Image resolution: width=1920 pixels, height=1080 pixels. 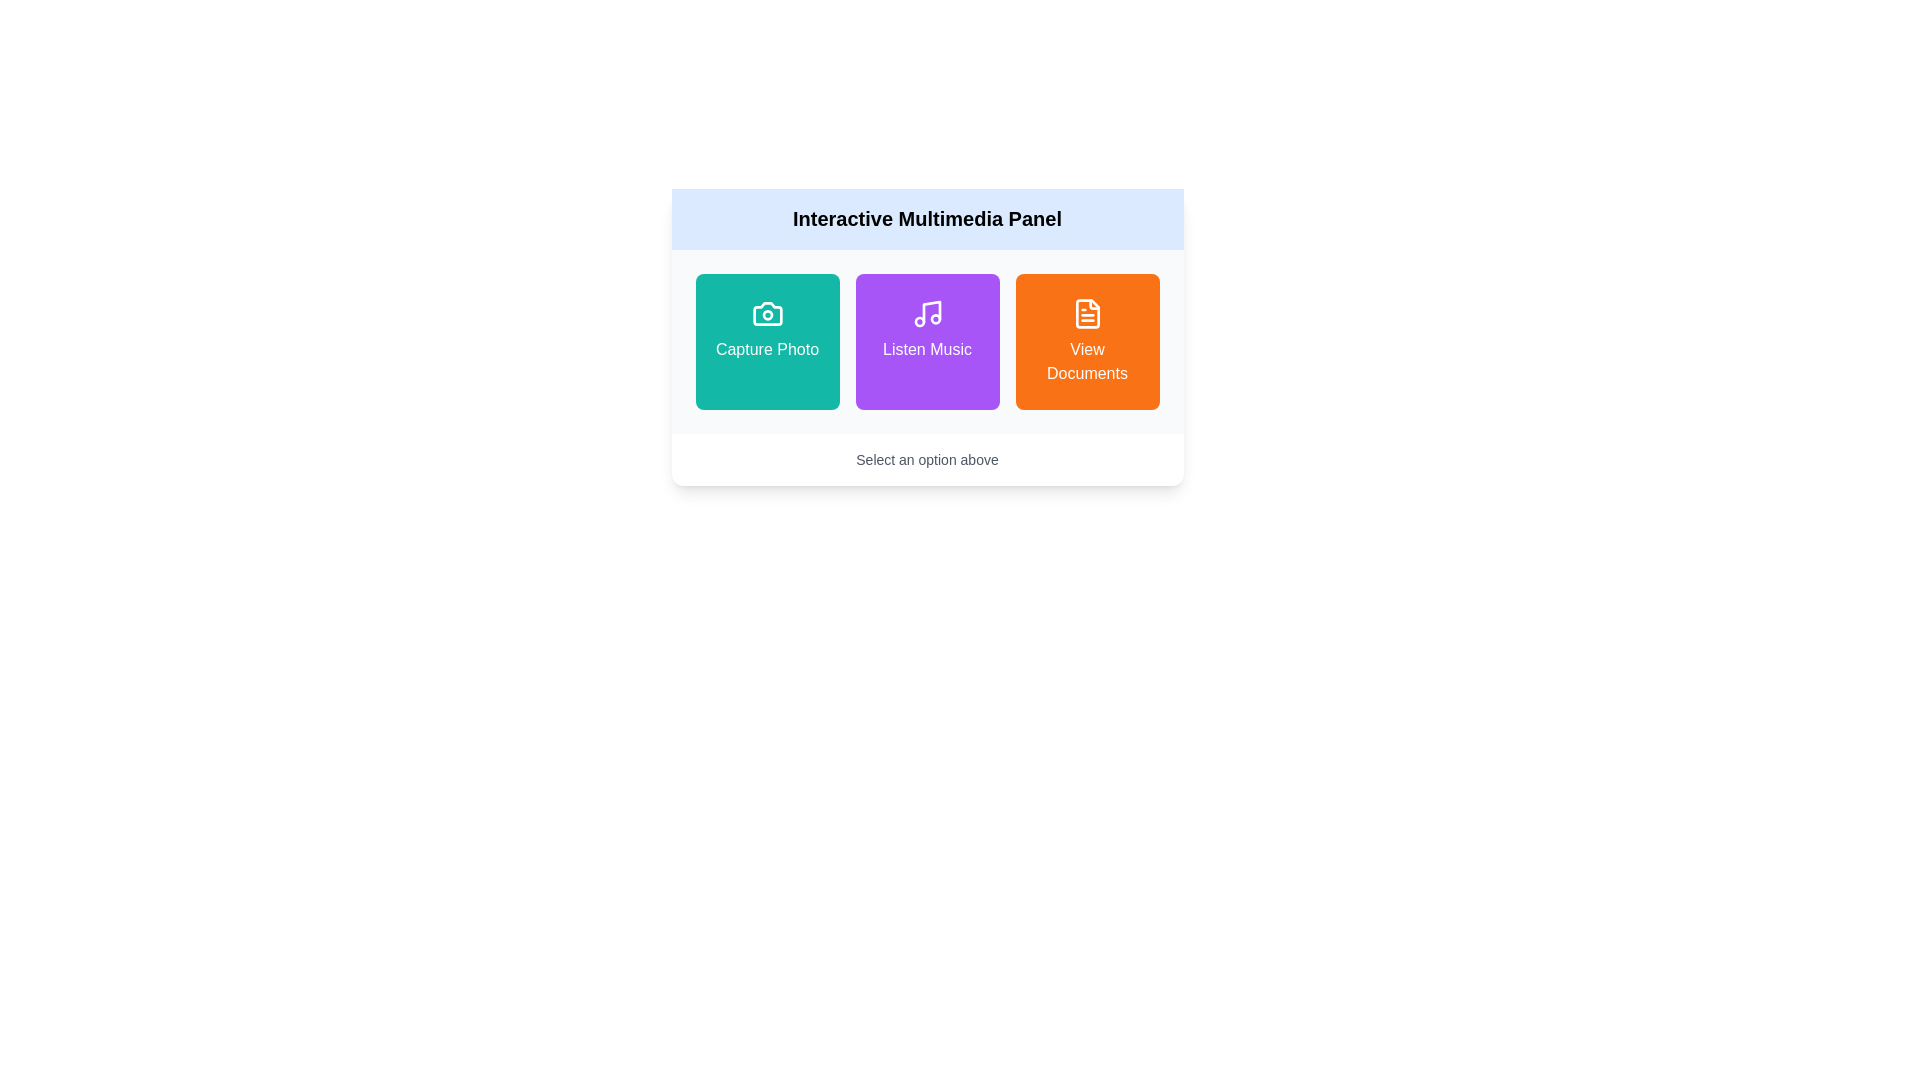 I want to click on the 'Listen Music' button on the Interactive Multimedia Panel, so click(x=926, y=336).